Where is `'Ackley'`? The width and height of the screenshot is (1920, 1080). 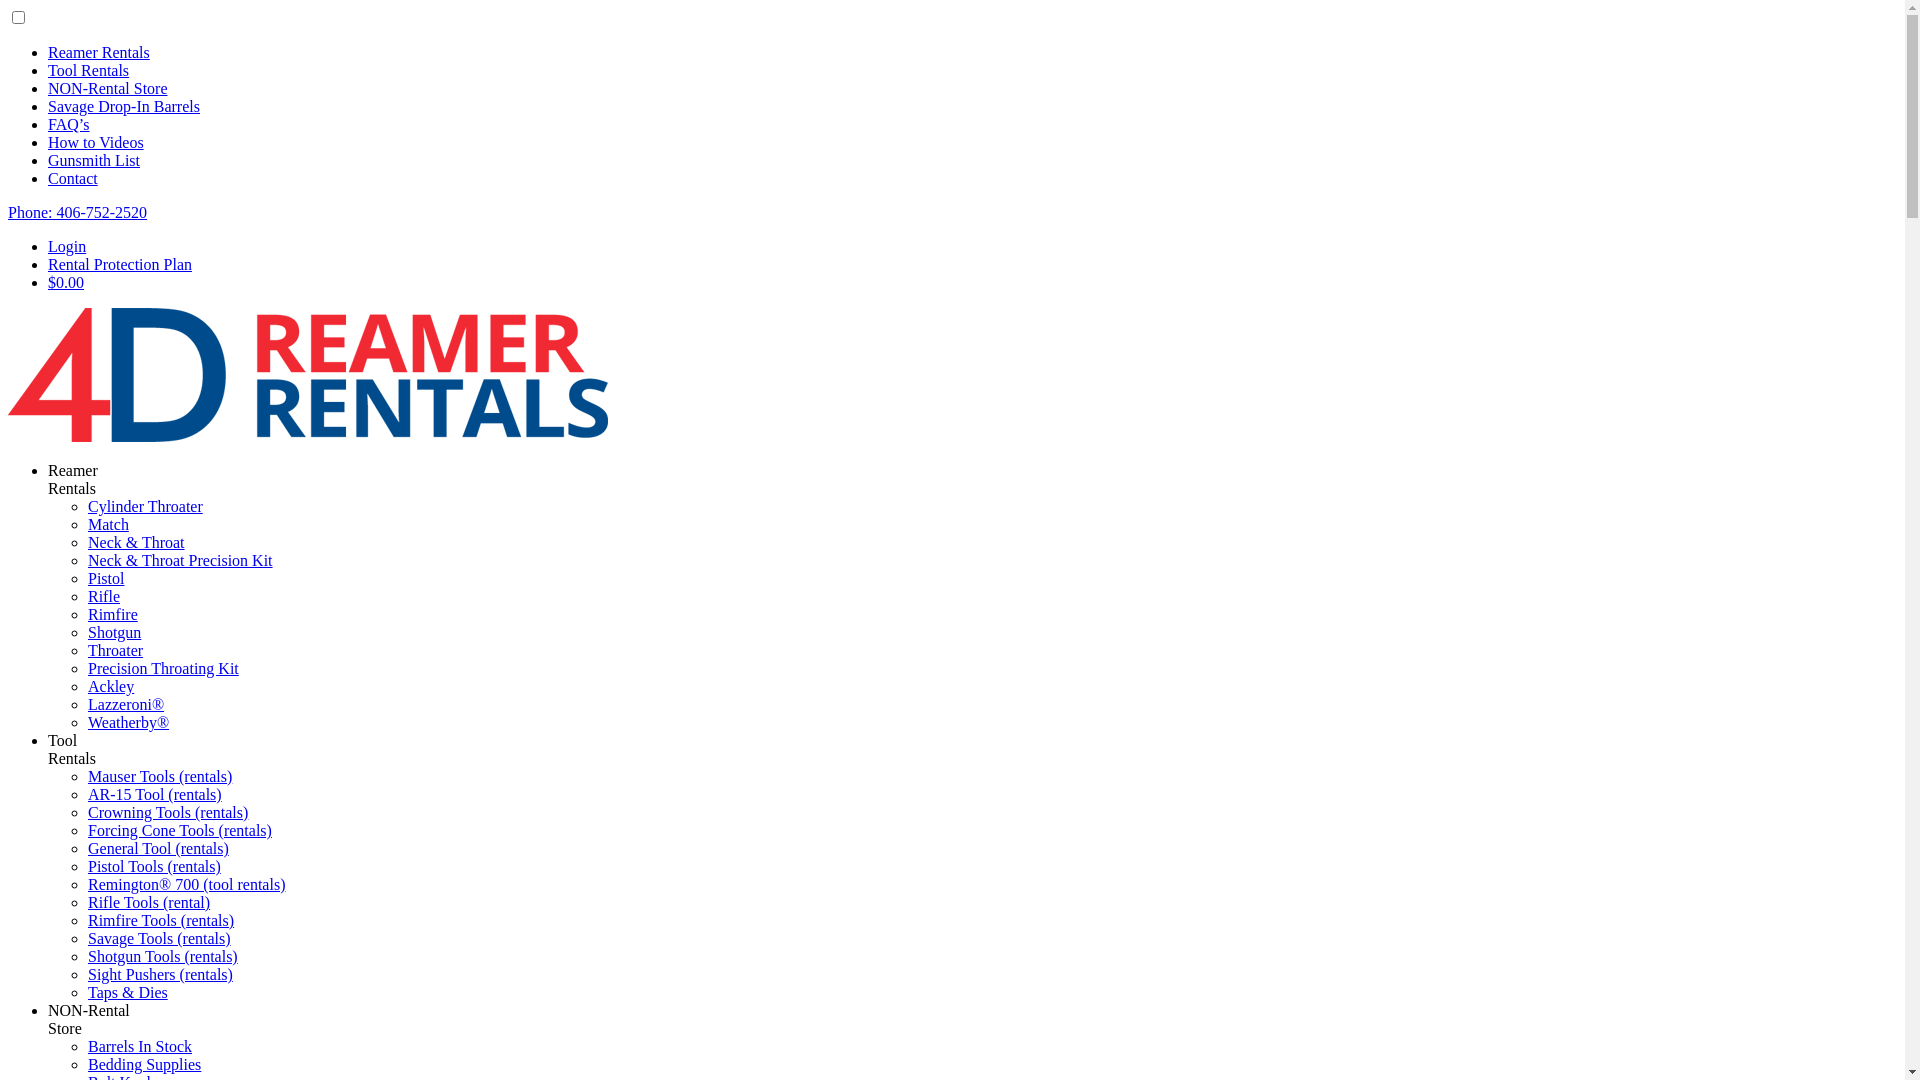 'Ackley' is located at coordinates (109, 685).